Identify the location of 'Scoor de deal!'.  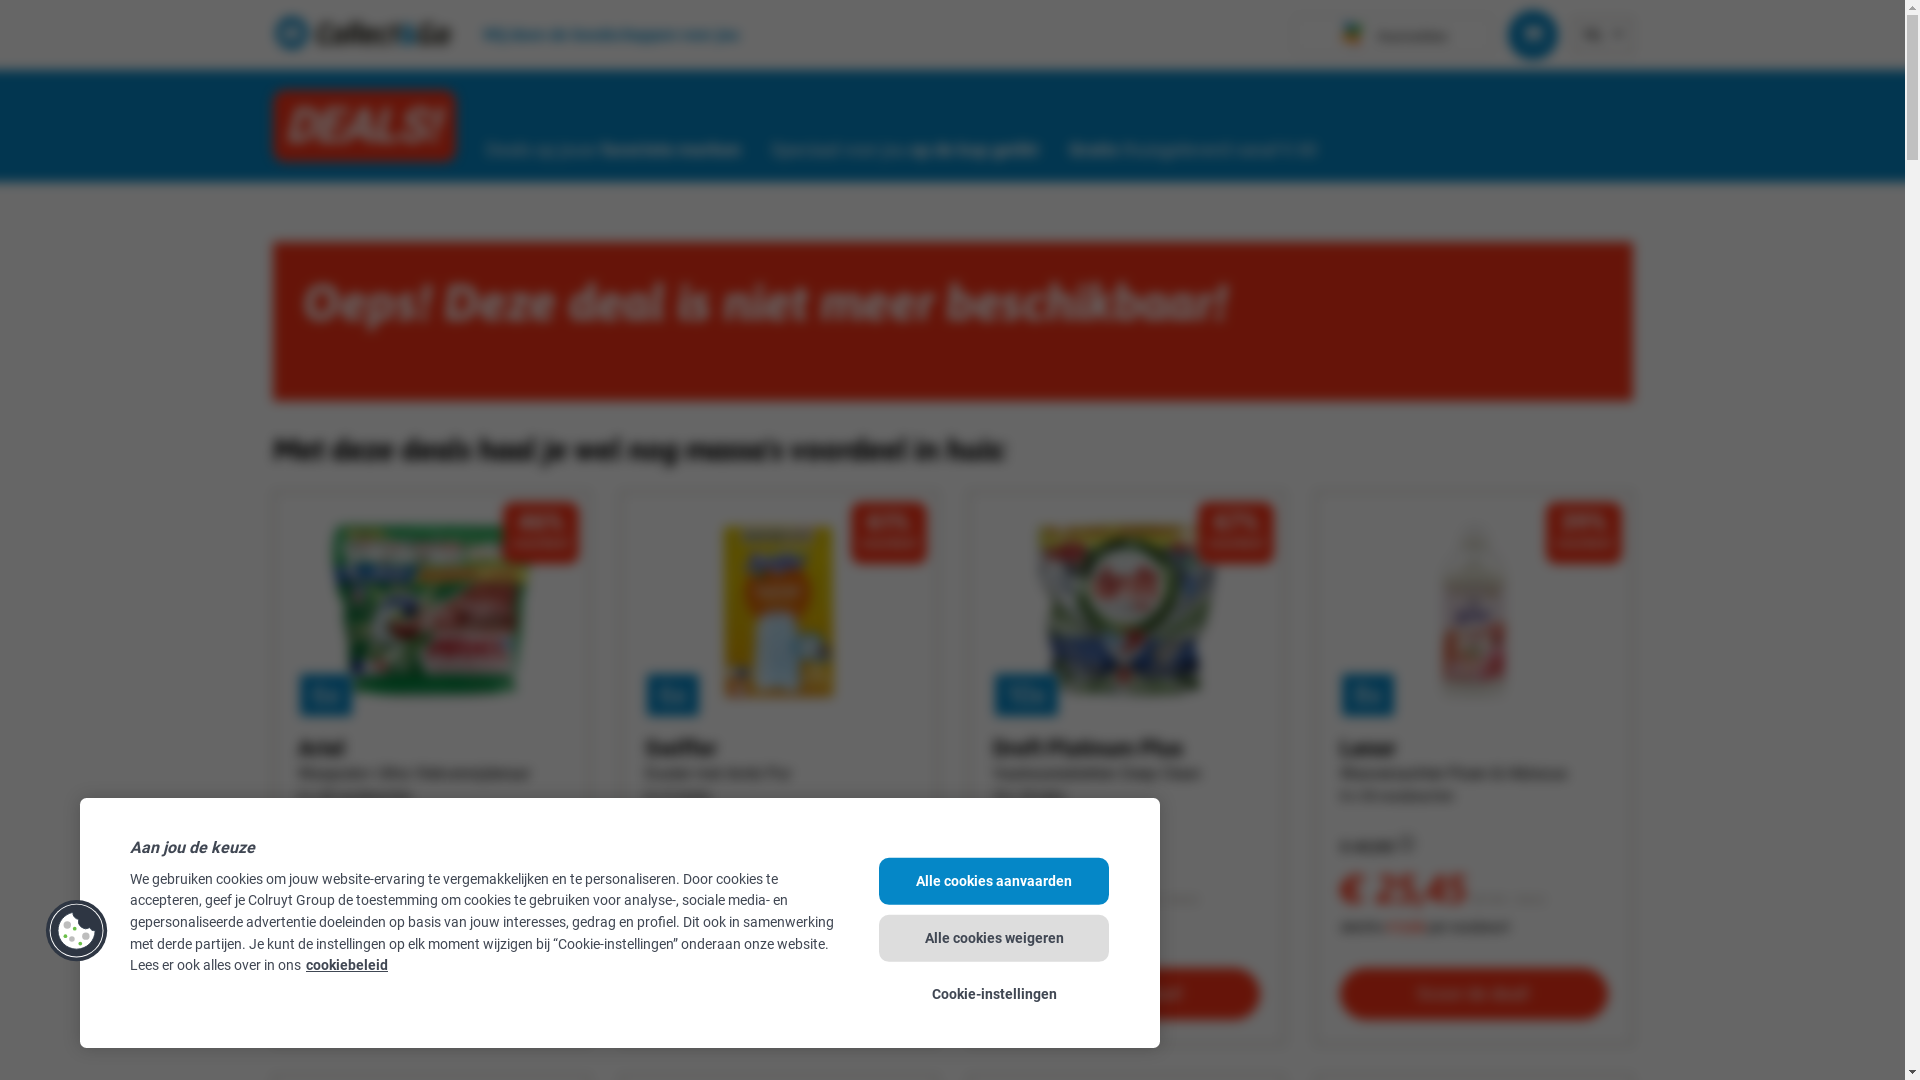
(1126, 994).